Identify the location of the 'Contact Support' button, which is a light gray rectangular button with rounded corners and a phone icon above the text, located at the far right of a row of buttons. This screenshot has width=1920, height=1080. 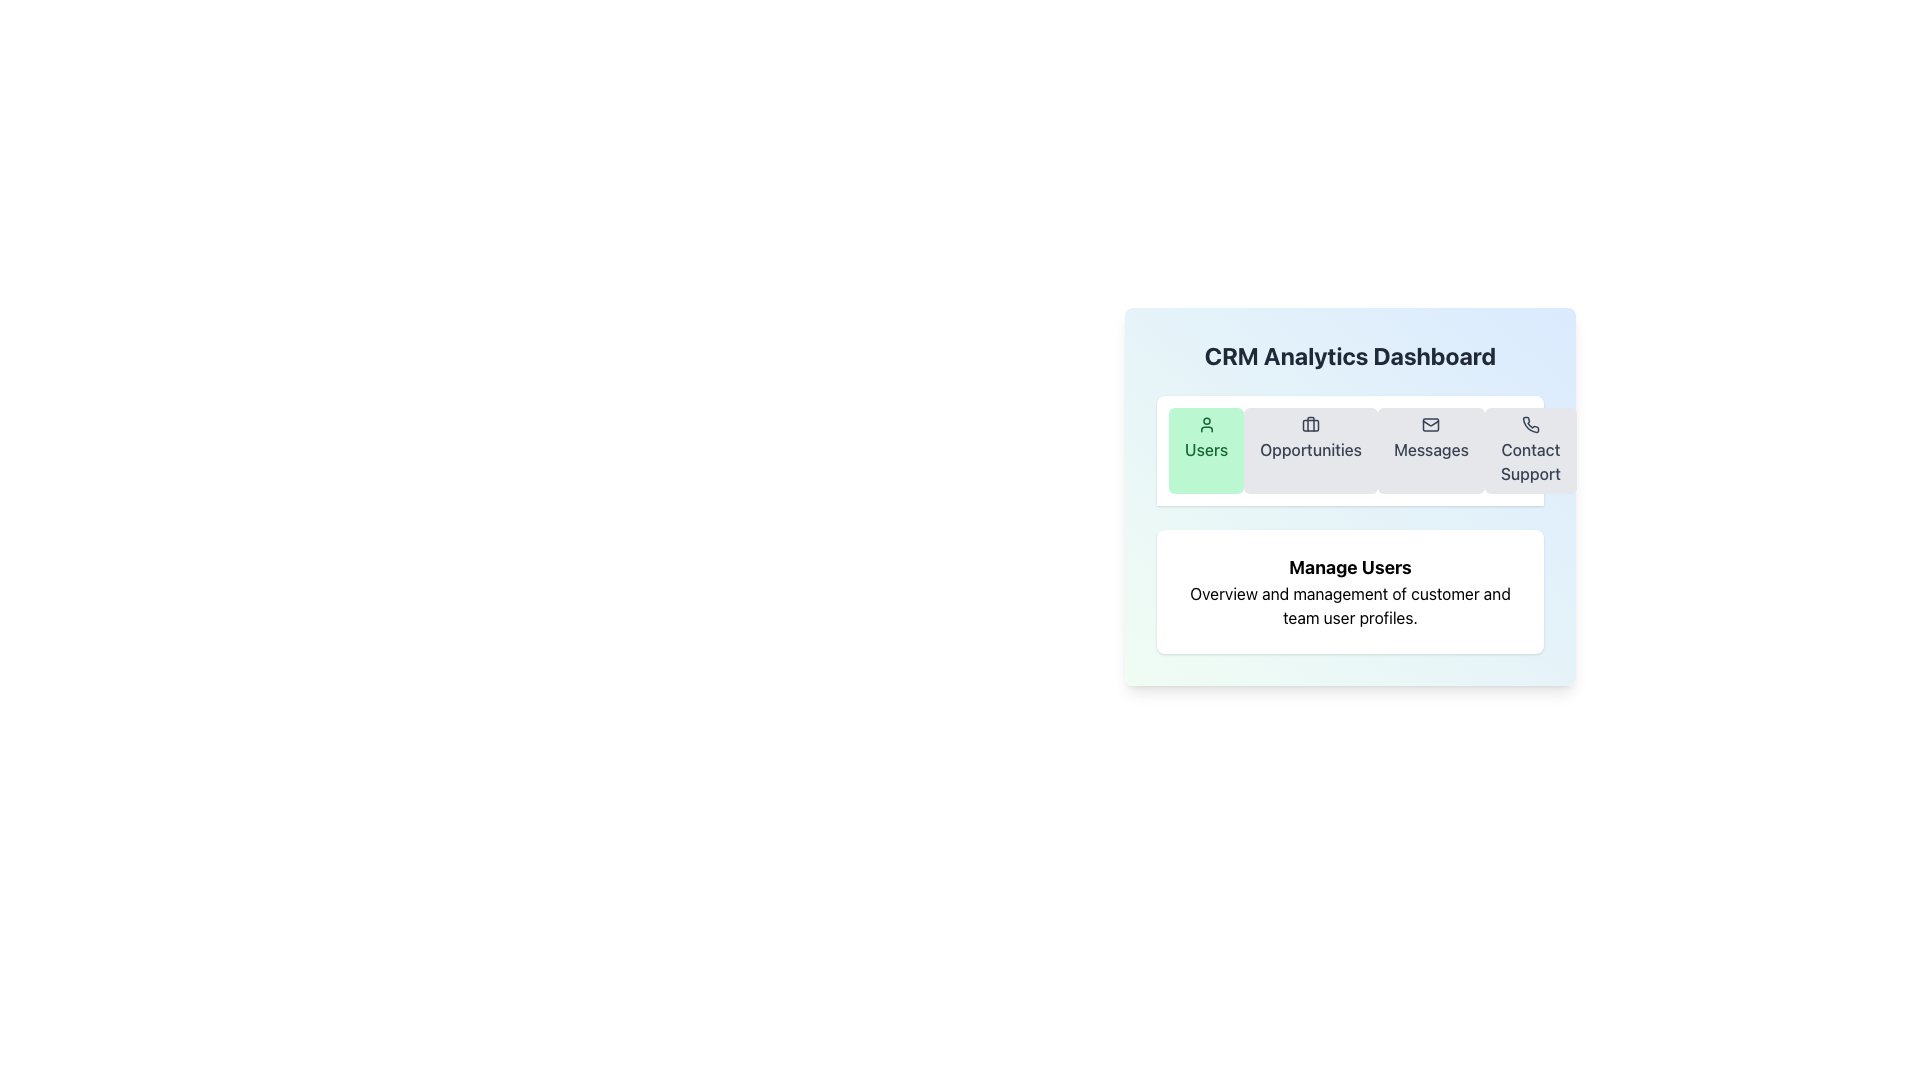
(1529, 451).